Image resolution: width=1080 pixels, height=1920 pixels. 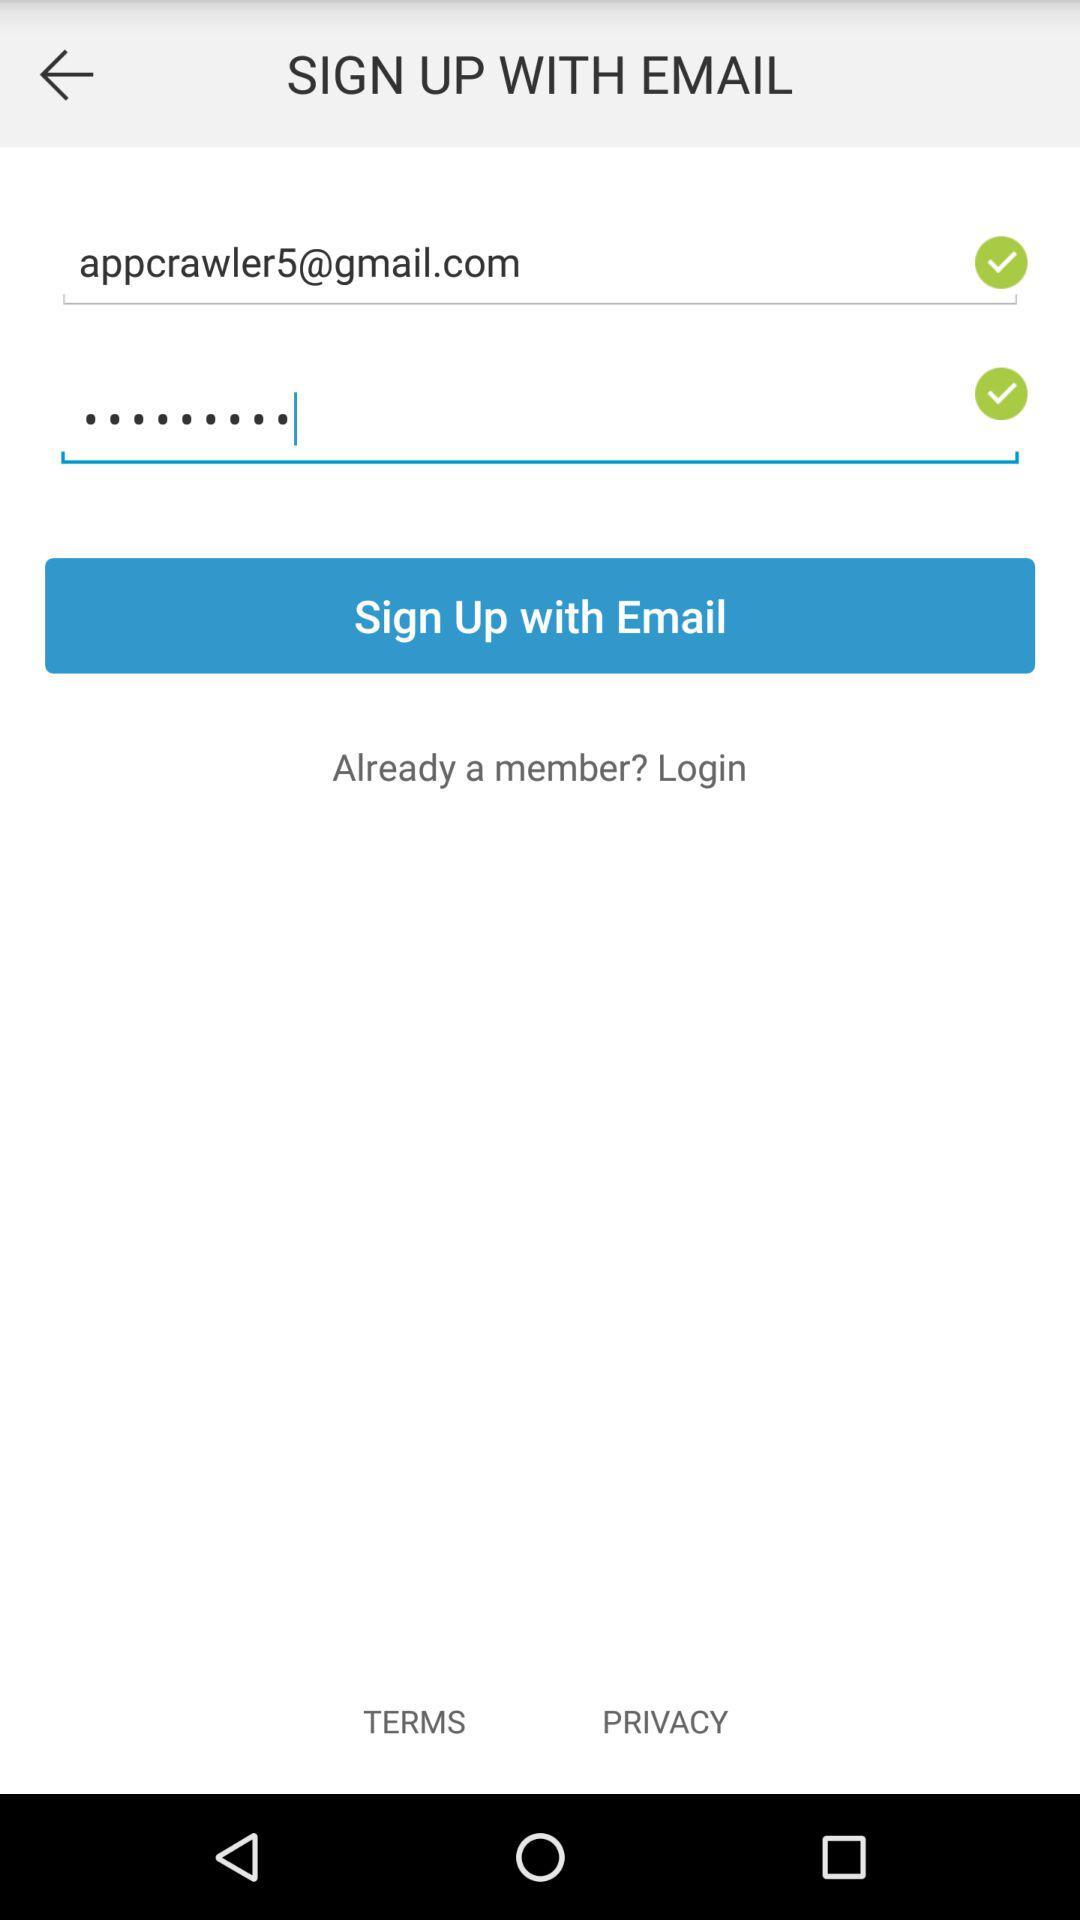 What do you see at coordinates (64, 73) in the screenshot?
I see `go back` at bounding box center [64, 73].